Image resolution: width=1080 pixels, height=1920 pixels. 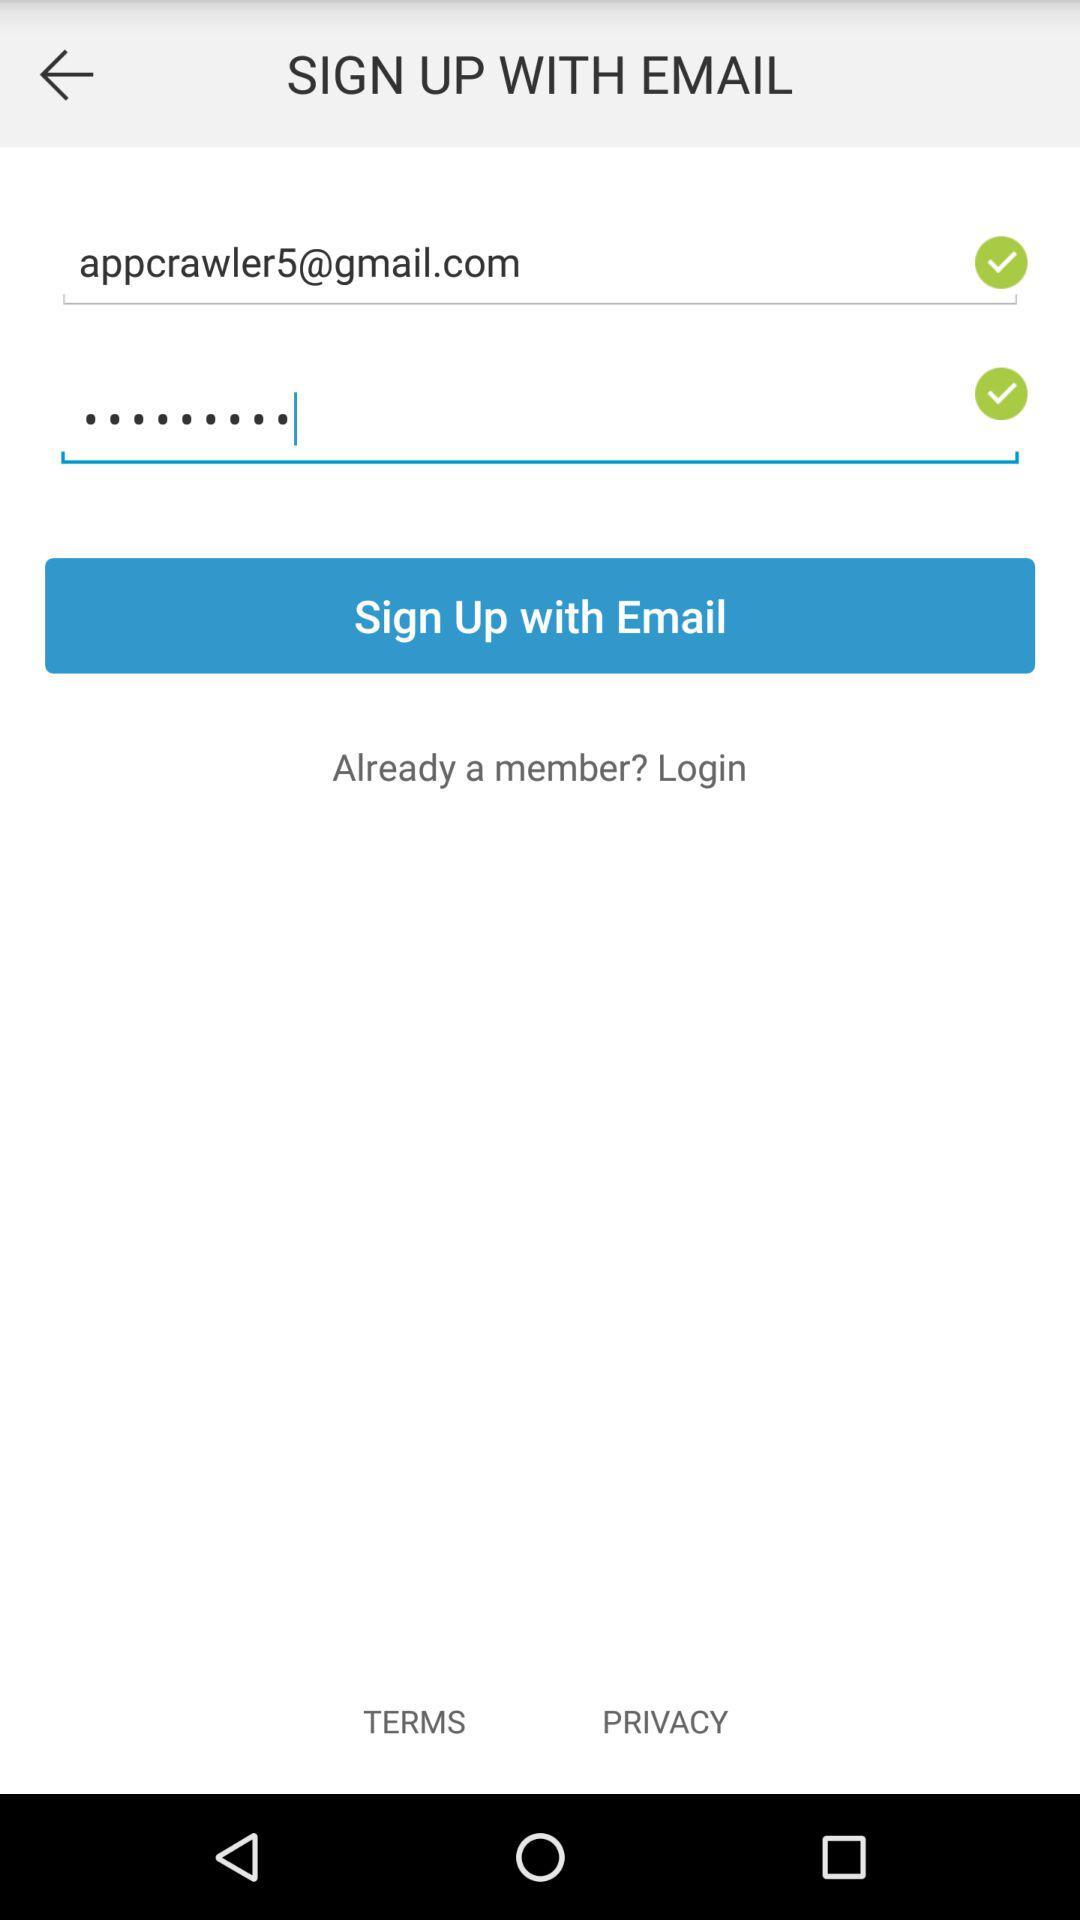 What do you see at coordinates (64, 73) in the screenshot?
I see `go back` at bounding box center [64, 73].